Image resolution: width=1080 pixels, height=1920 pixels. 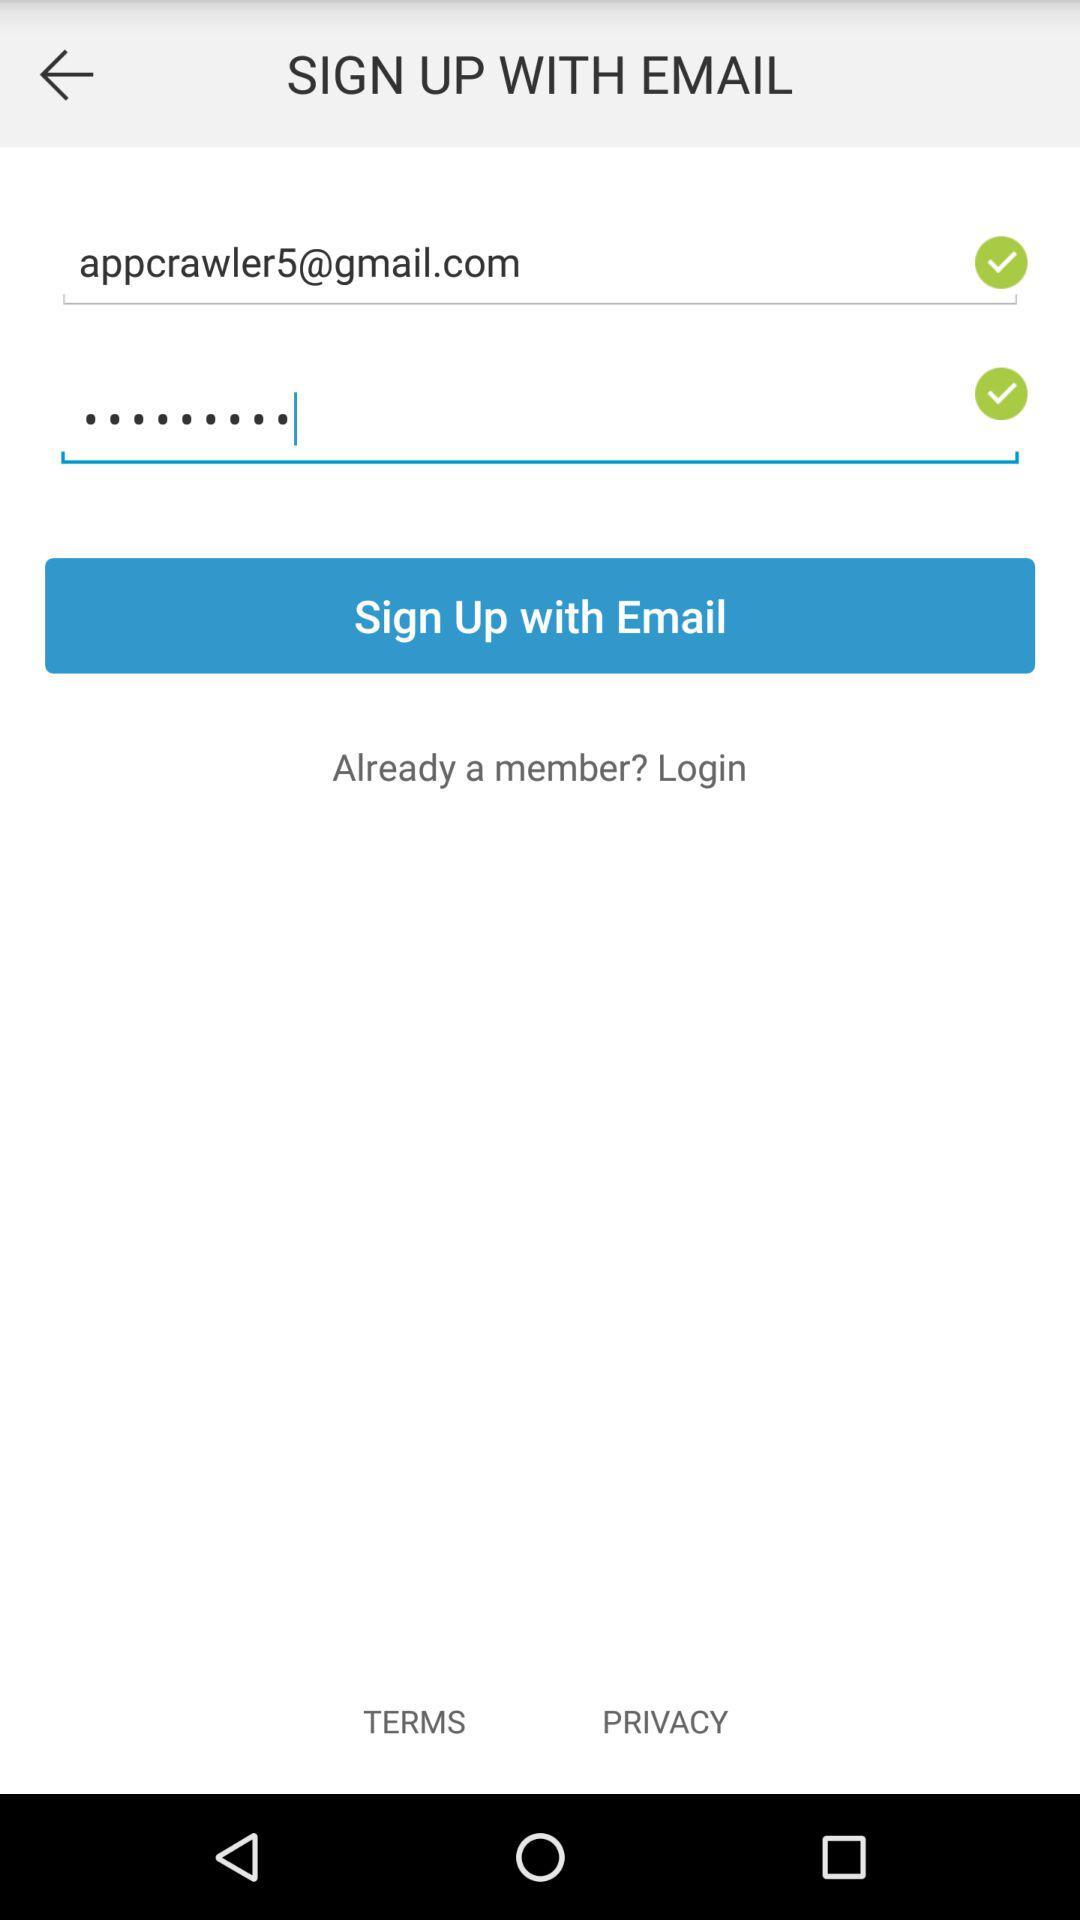 What do you see at coordinates (64, 73) in the screenshot?
I see `go back` at bounding box center [64, 73].